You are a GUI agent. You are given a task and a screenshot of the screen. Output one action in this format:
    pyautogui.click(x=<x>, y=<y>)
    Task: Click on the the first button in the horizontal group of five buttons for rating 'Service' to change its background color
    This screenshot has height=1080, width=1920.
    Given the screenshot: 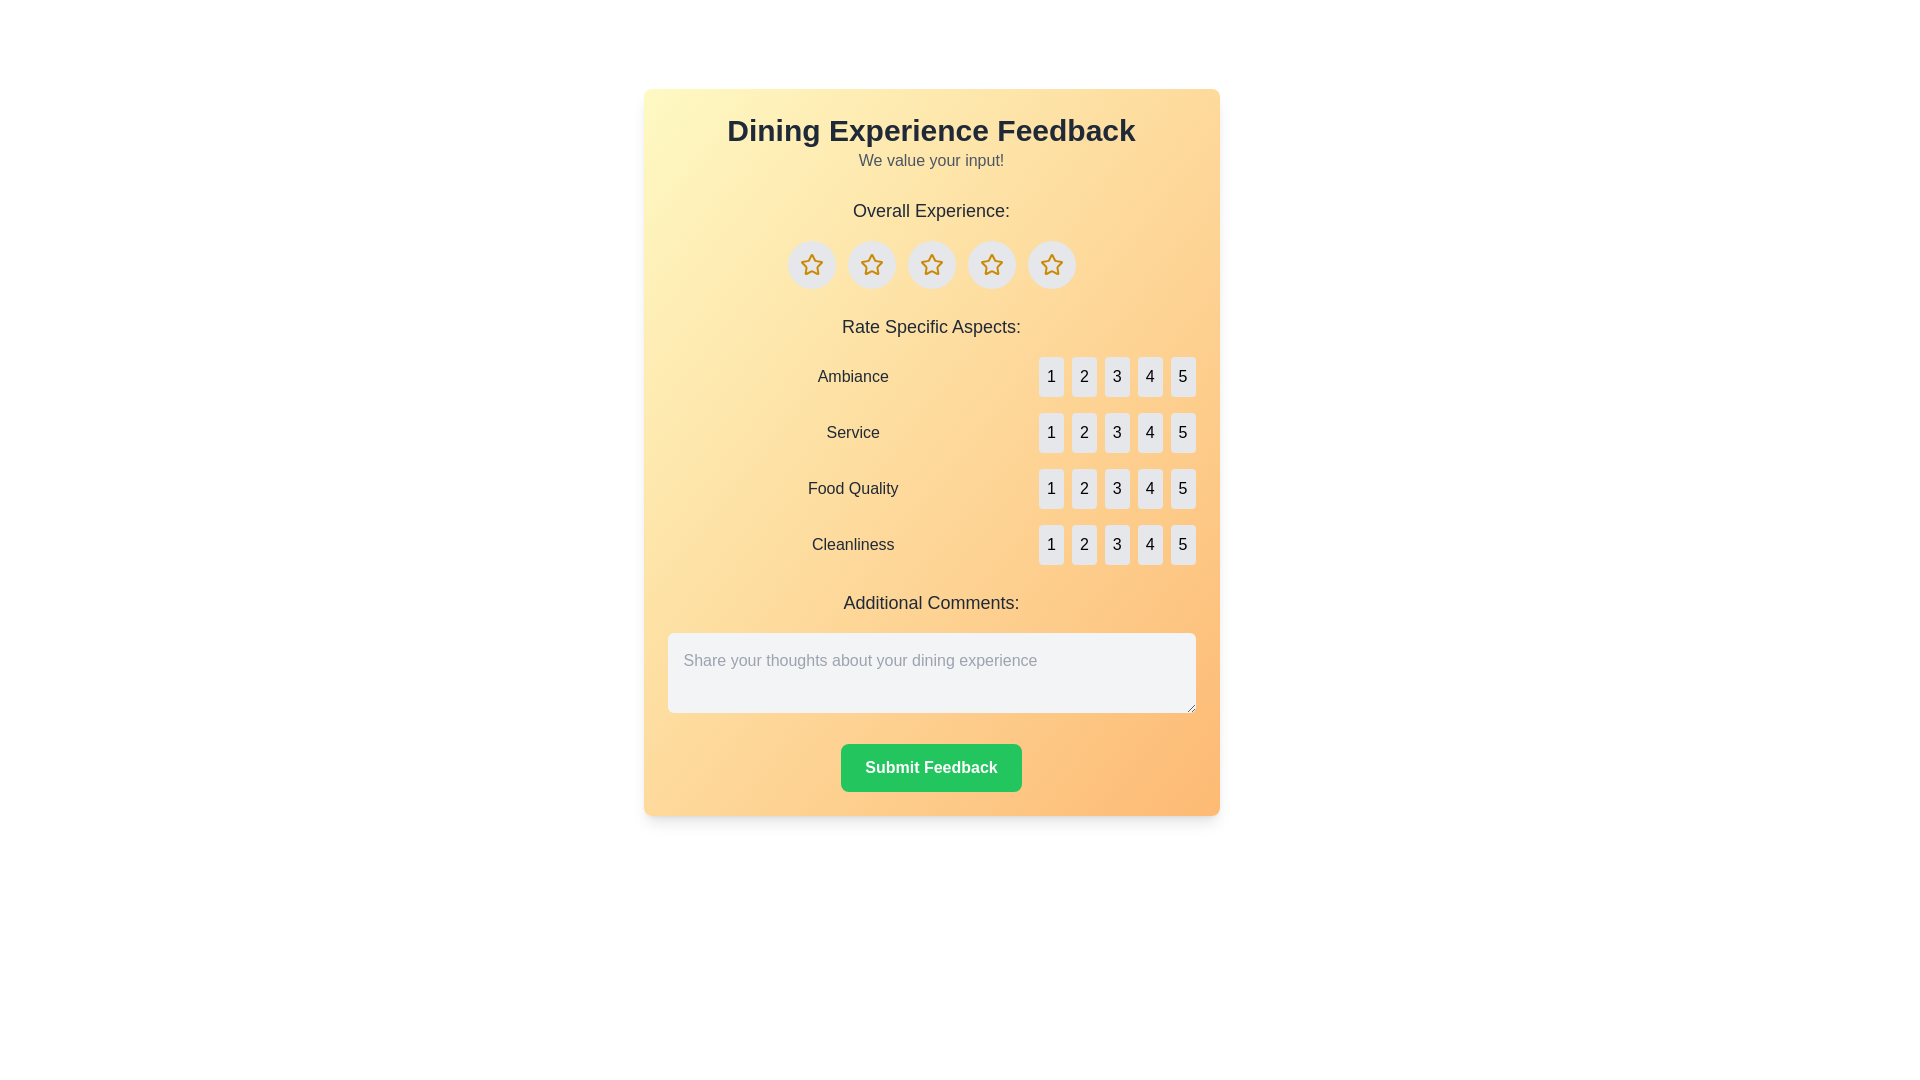 What is the action you would take?
    pyautogui.click(x=1050, y=431)
    